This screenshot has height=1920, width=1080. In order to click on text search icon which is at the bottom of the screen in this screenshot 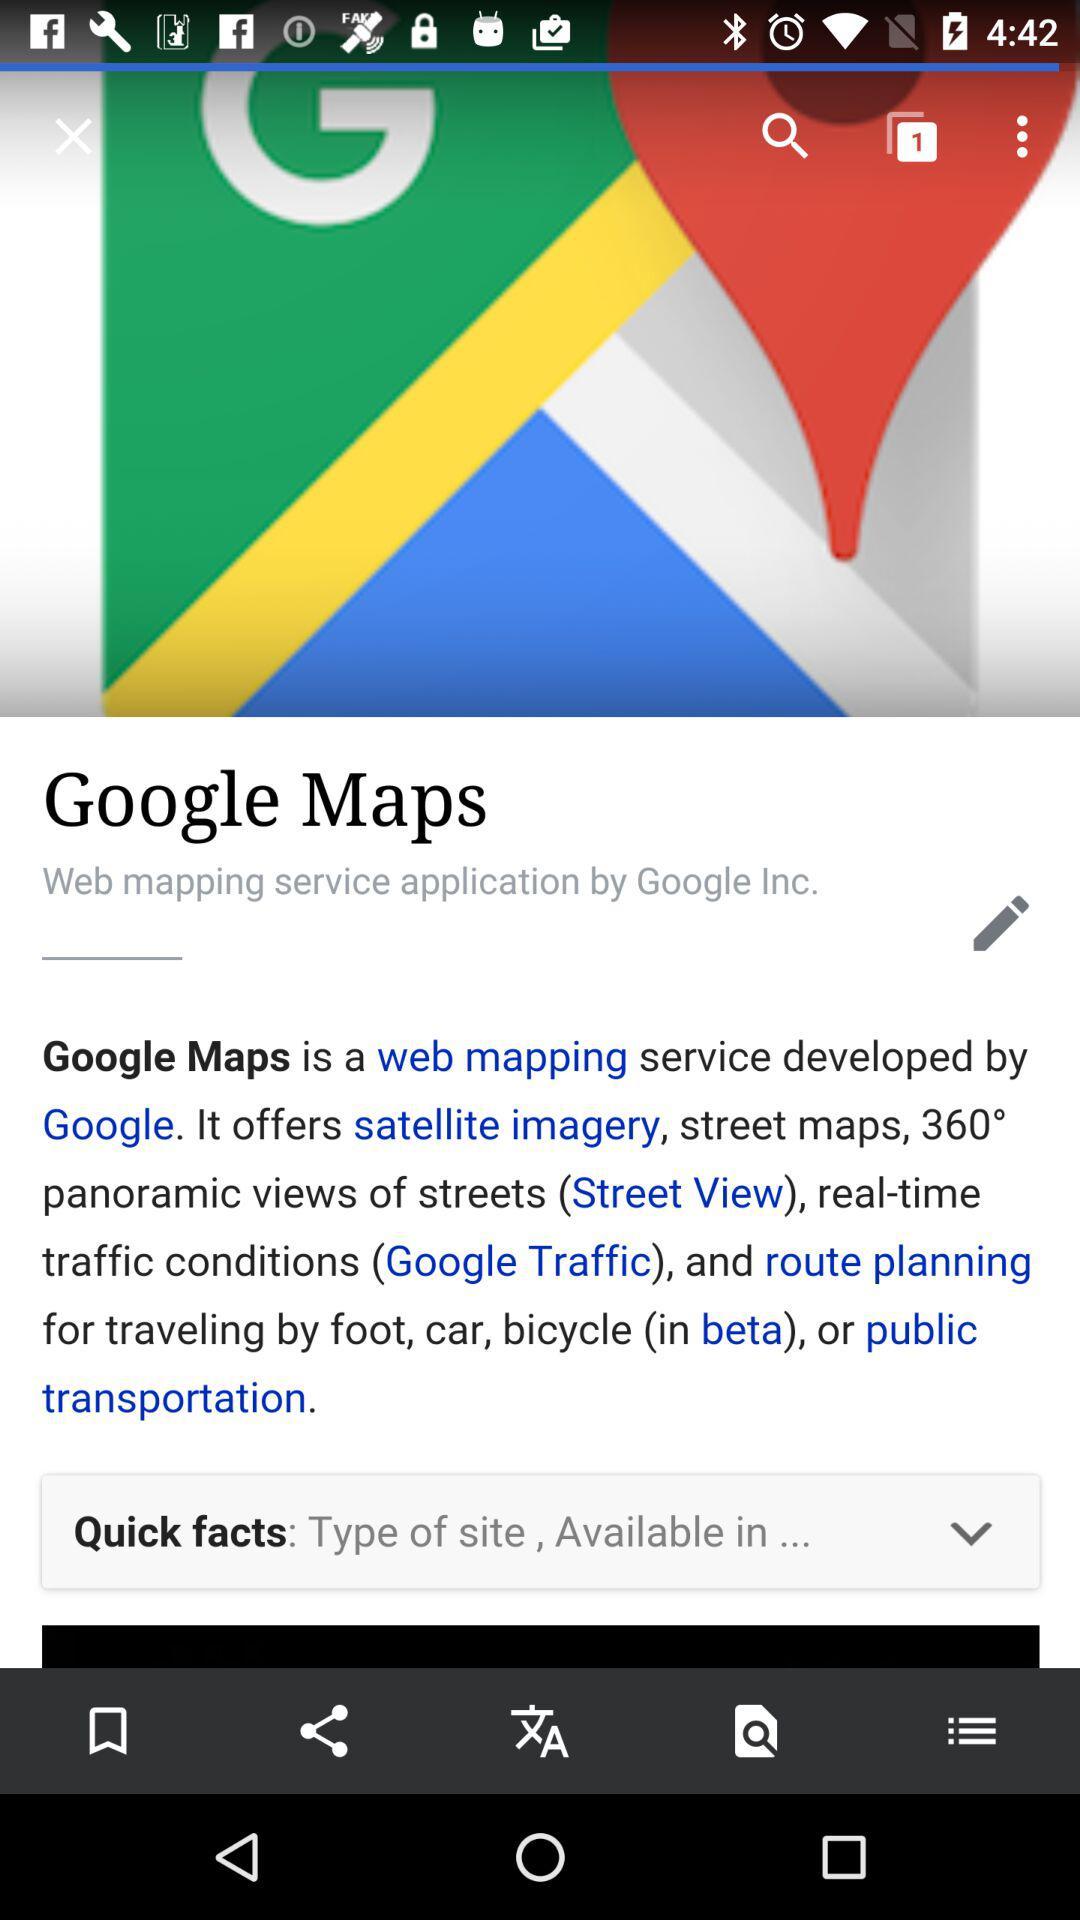, I will do `click(756, 1730)`.